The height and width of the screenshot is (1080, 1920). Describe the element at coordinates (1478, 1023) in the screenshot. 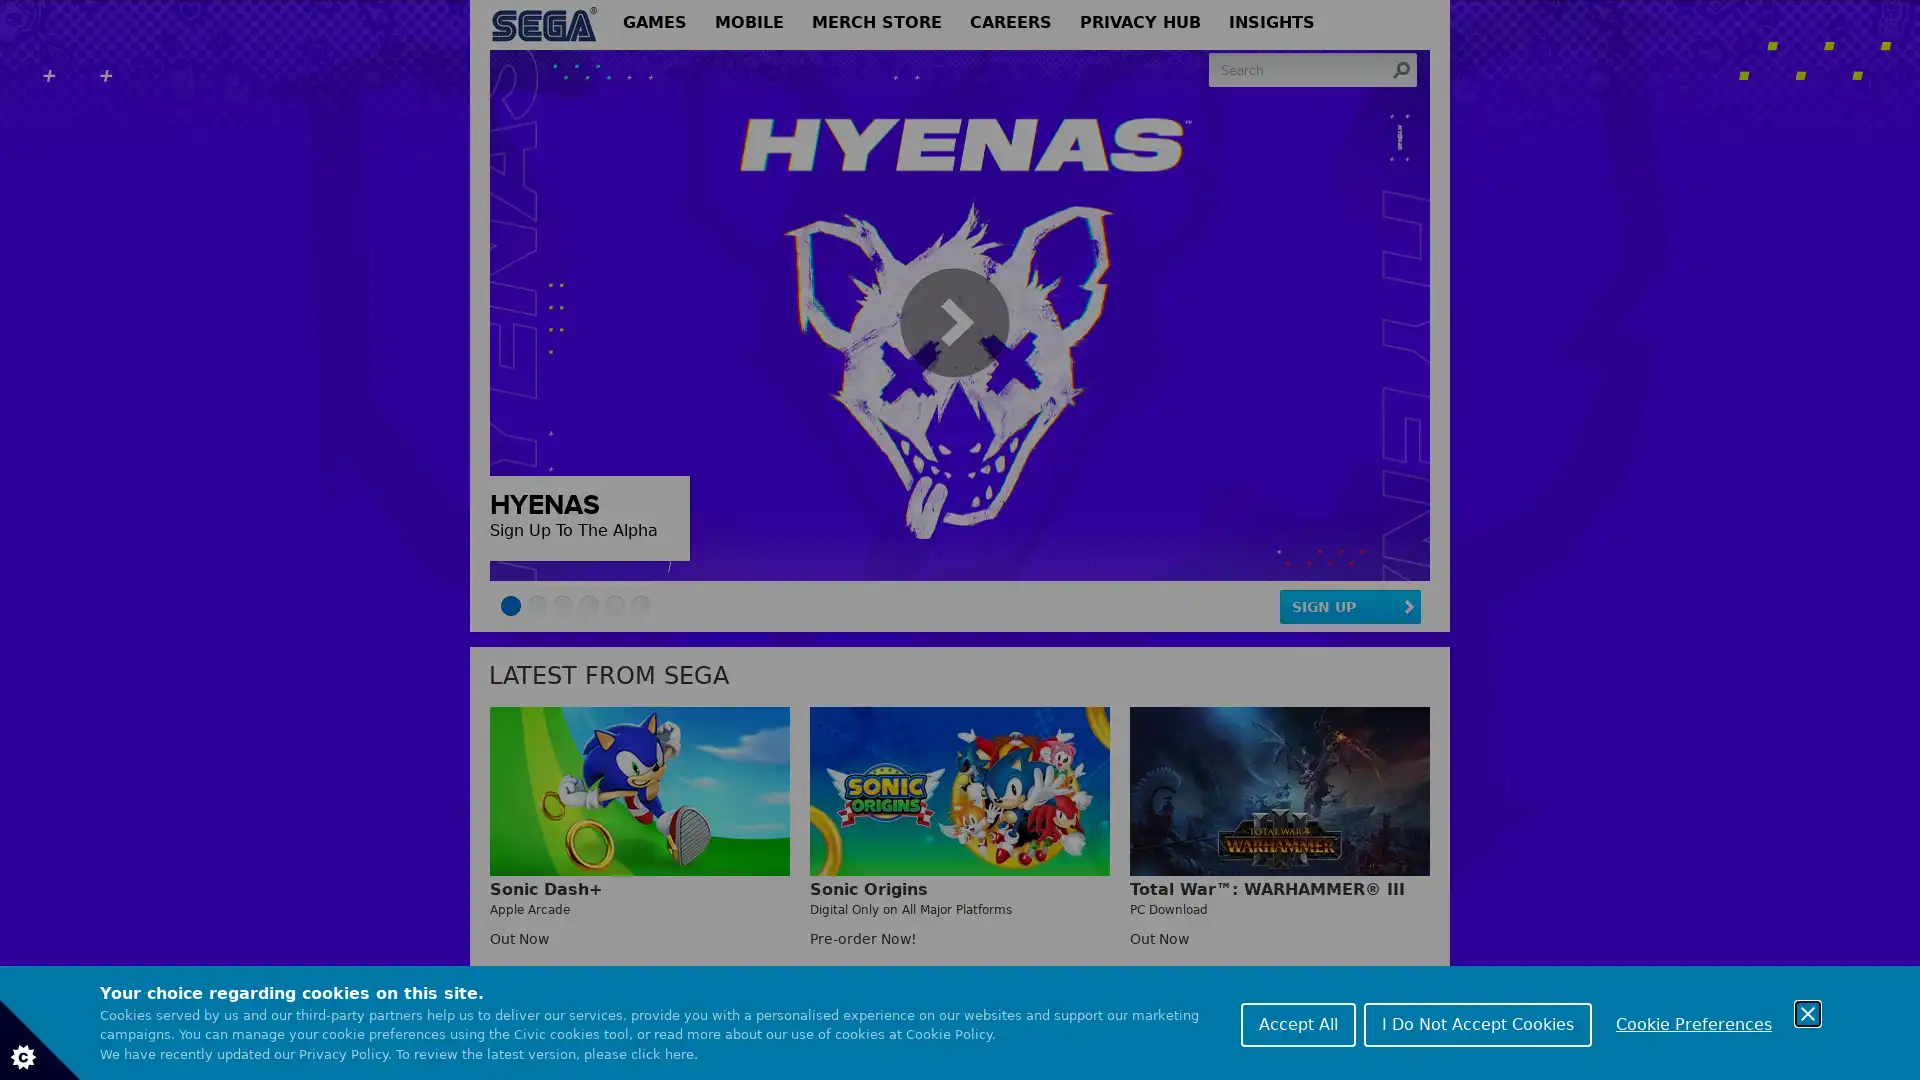

I see `I Do Not Accept Cookies` at that location.